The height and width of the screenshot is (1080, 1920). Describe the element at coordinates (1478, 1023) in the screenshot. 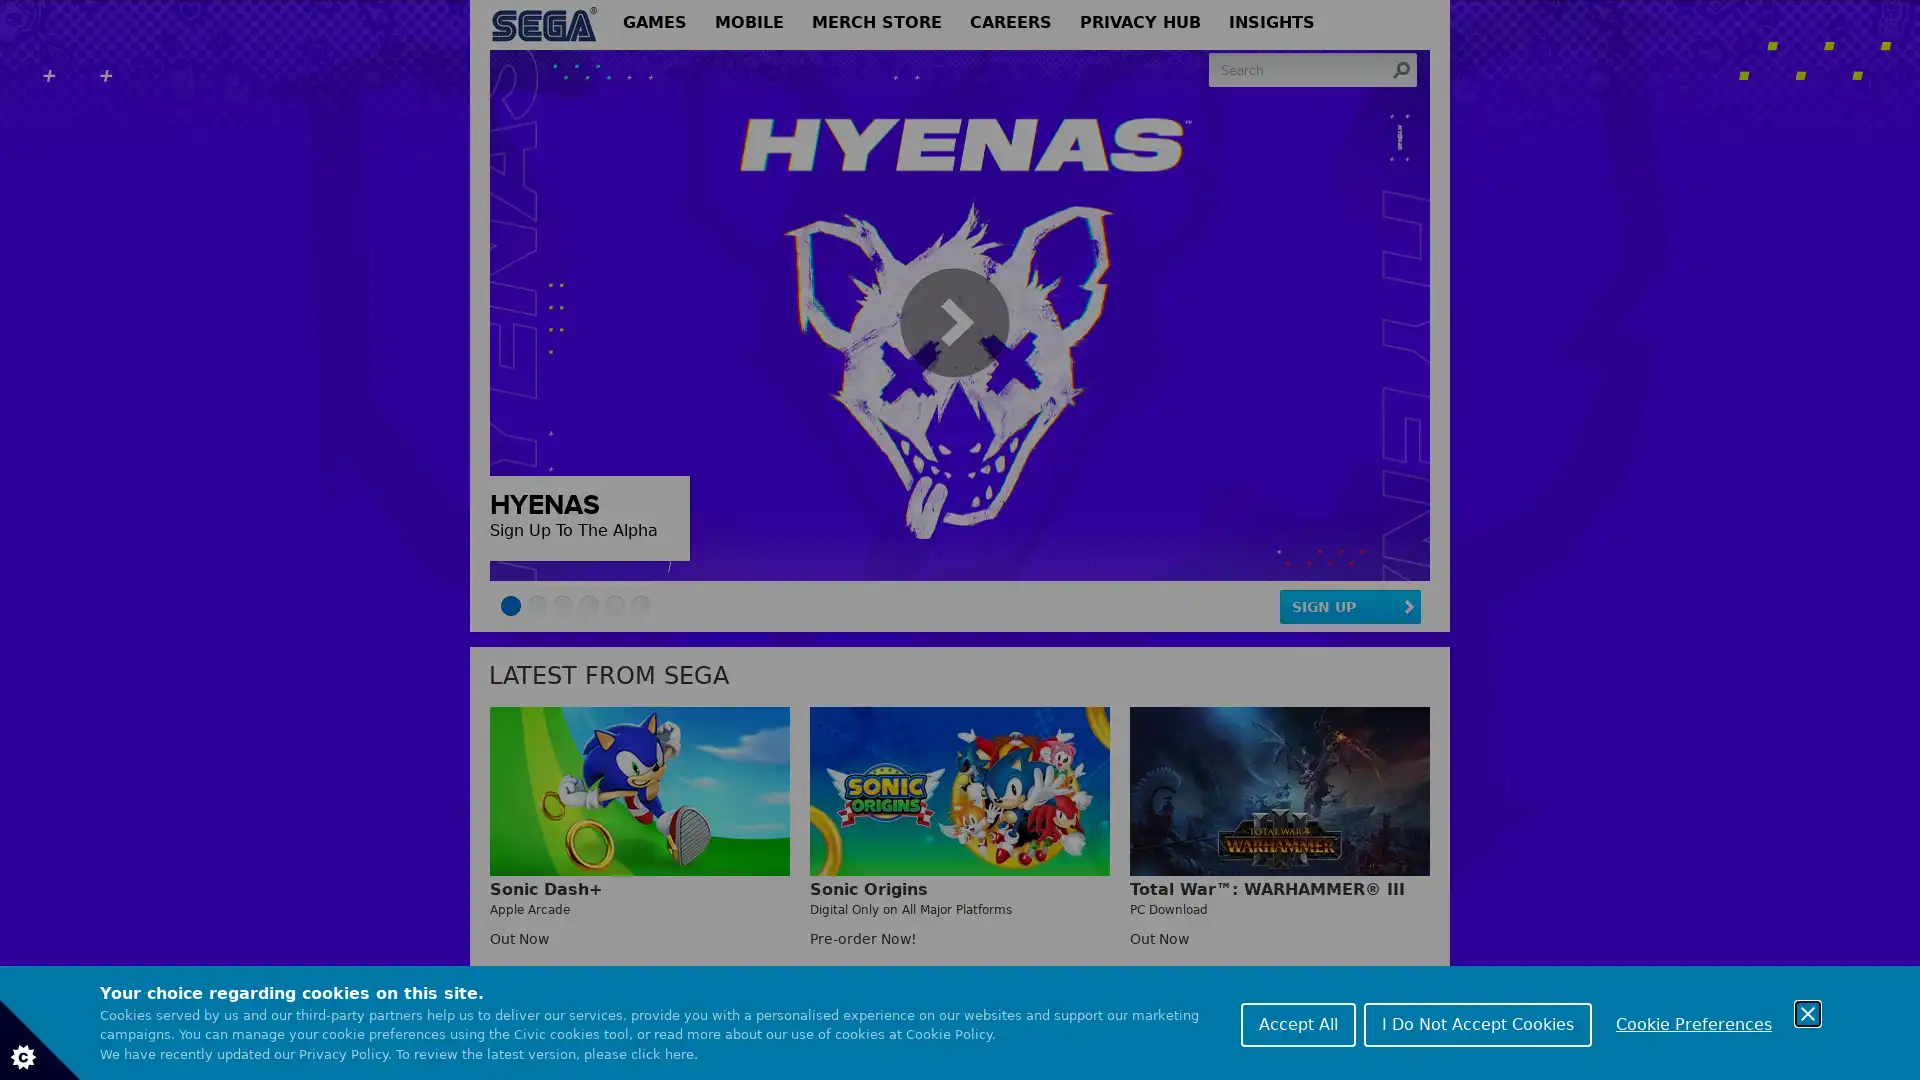

I see `I Do Not Accept Cookies` at that location.